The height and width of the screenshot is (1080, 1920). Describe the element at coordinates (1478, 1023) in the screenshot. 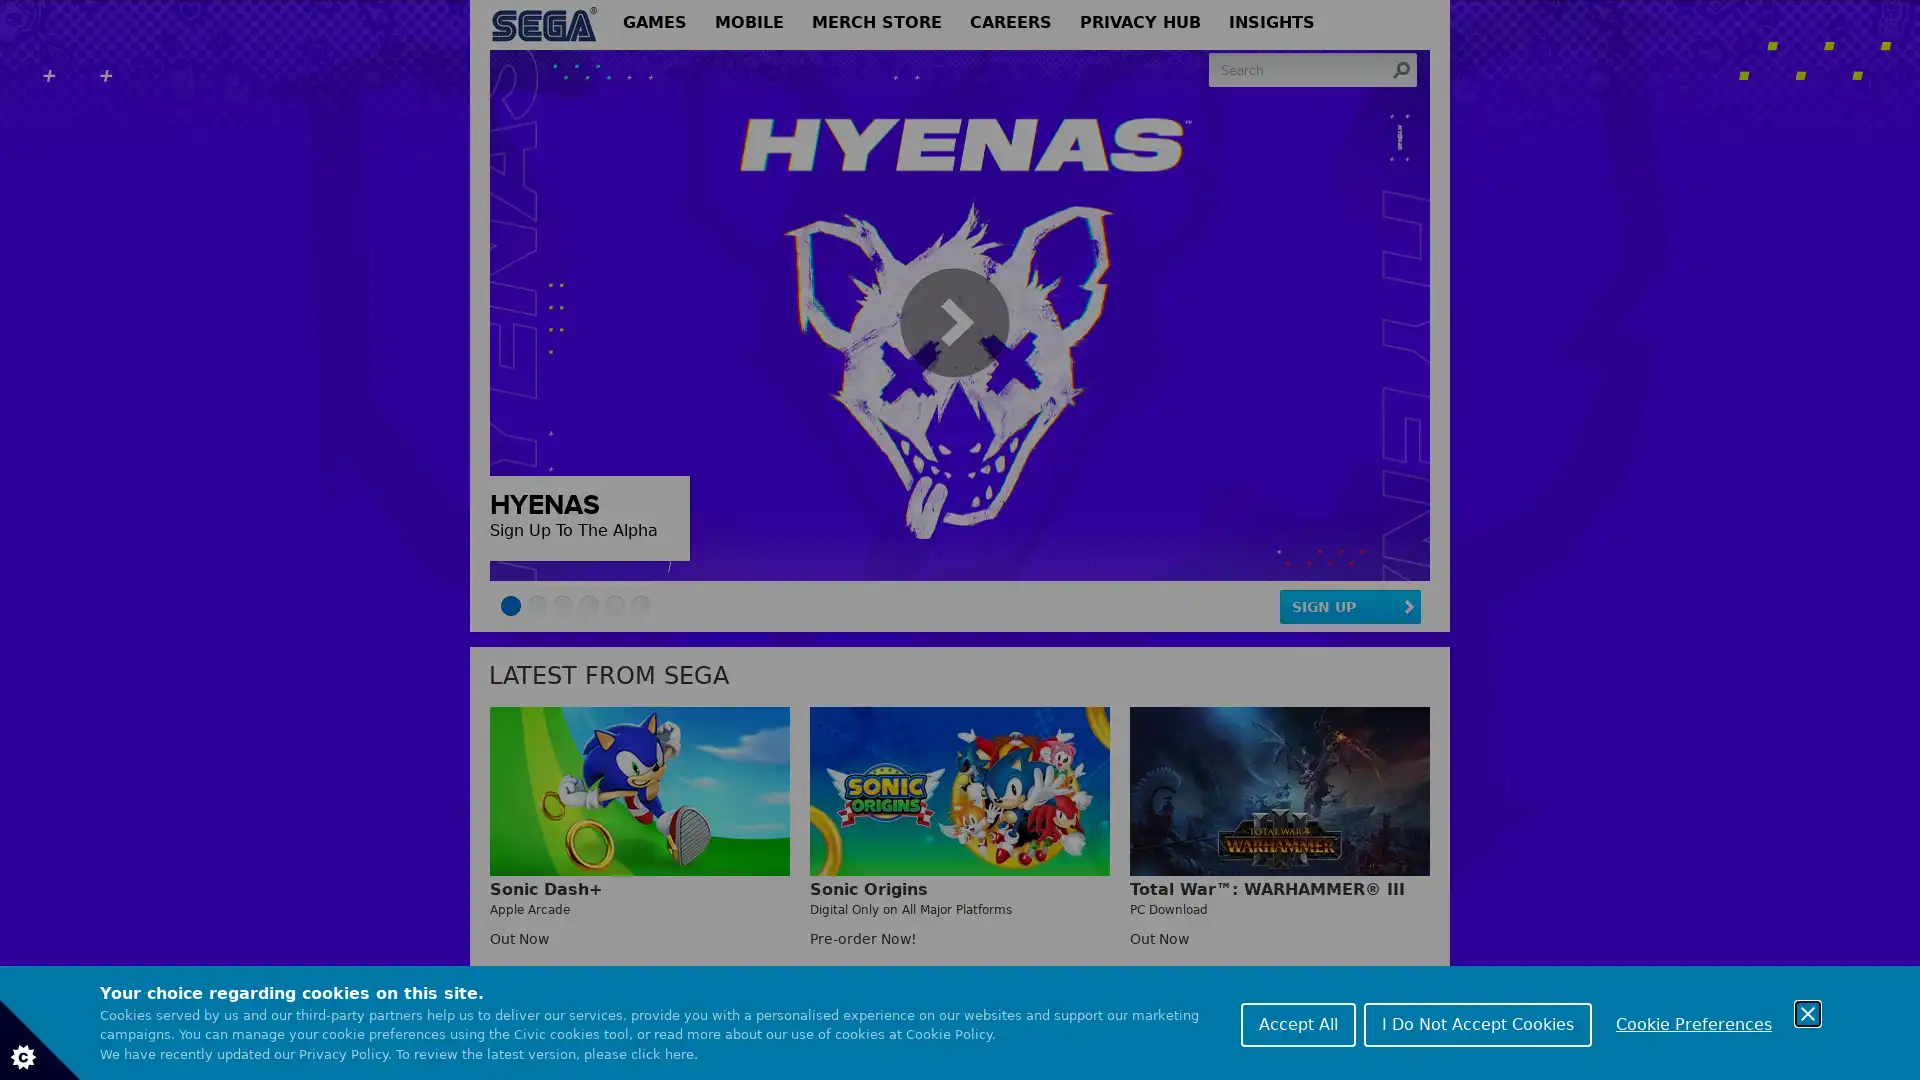

I see `I Do Not Accept Cookies` at that location.